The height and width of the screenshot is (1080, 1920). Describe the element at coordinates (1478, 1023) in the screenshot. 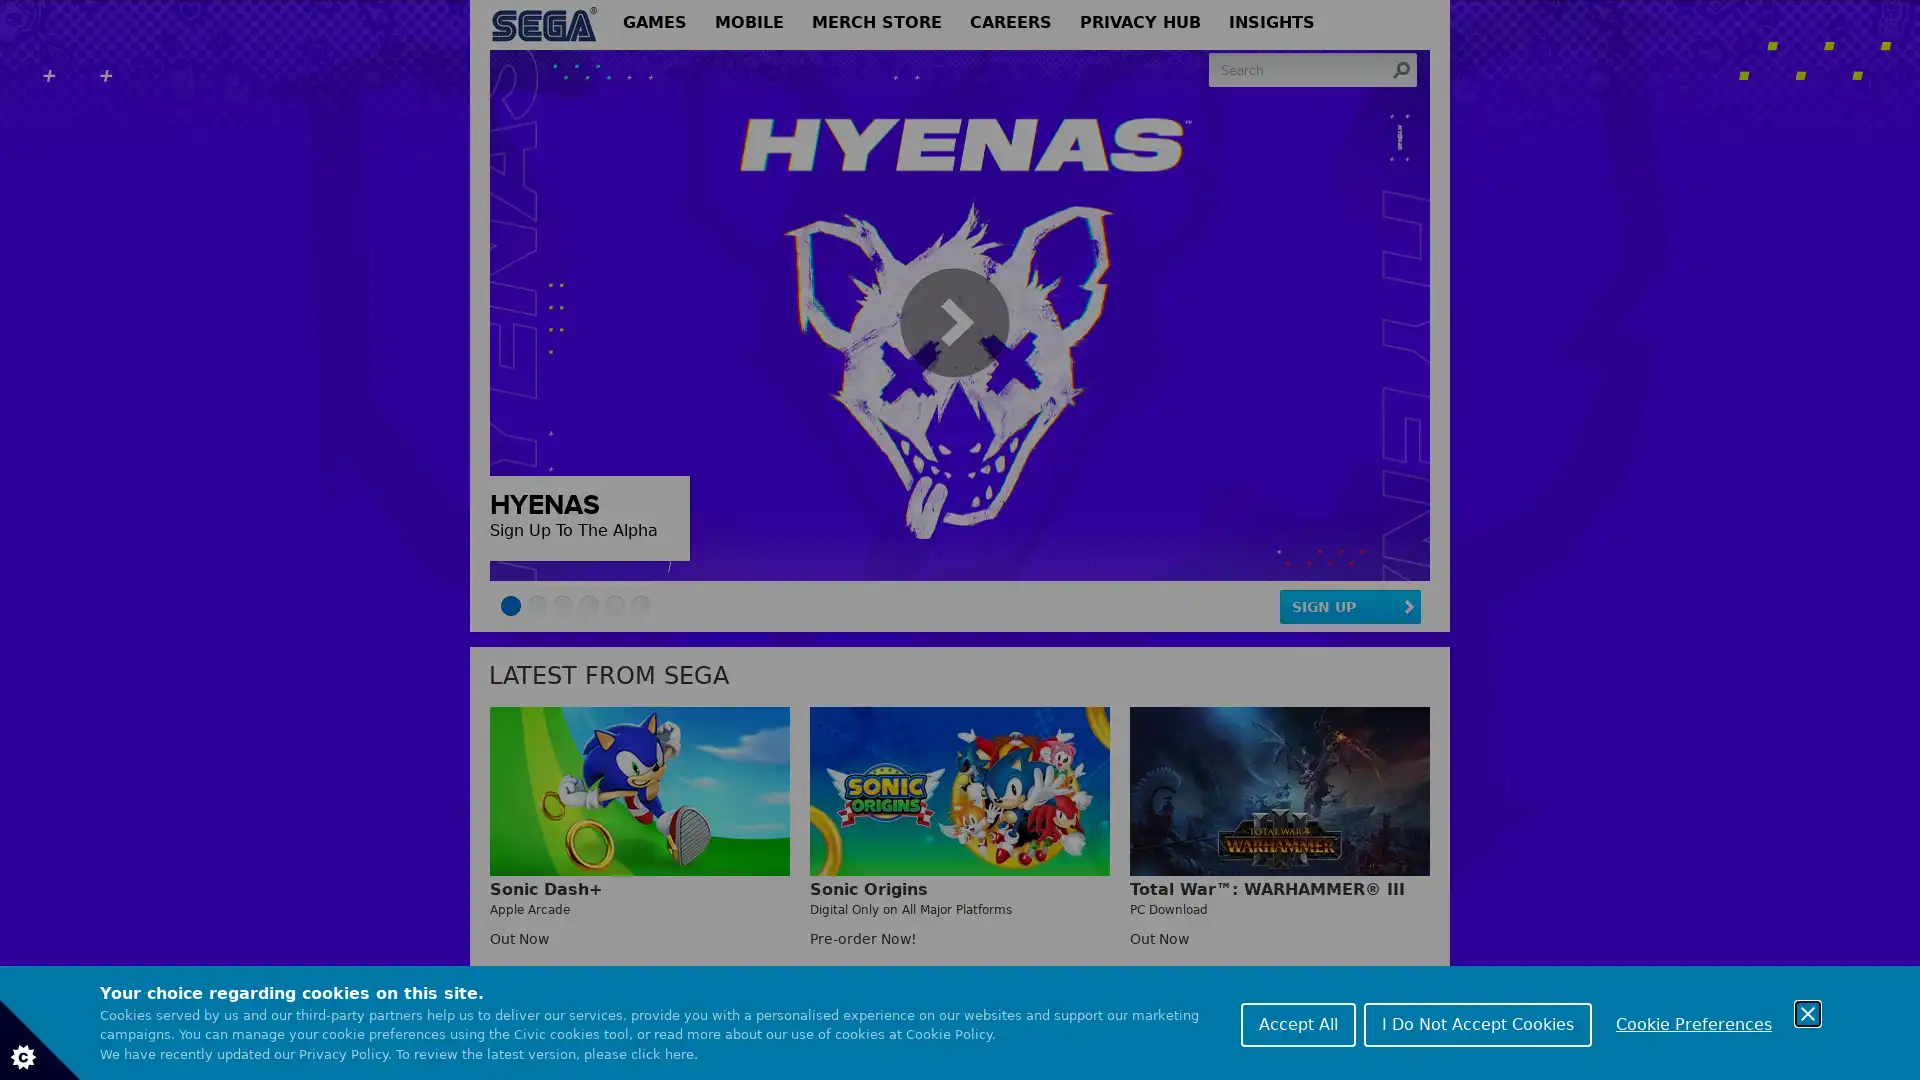

I see `I Do Not Accept Cookies` at that location.